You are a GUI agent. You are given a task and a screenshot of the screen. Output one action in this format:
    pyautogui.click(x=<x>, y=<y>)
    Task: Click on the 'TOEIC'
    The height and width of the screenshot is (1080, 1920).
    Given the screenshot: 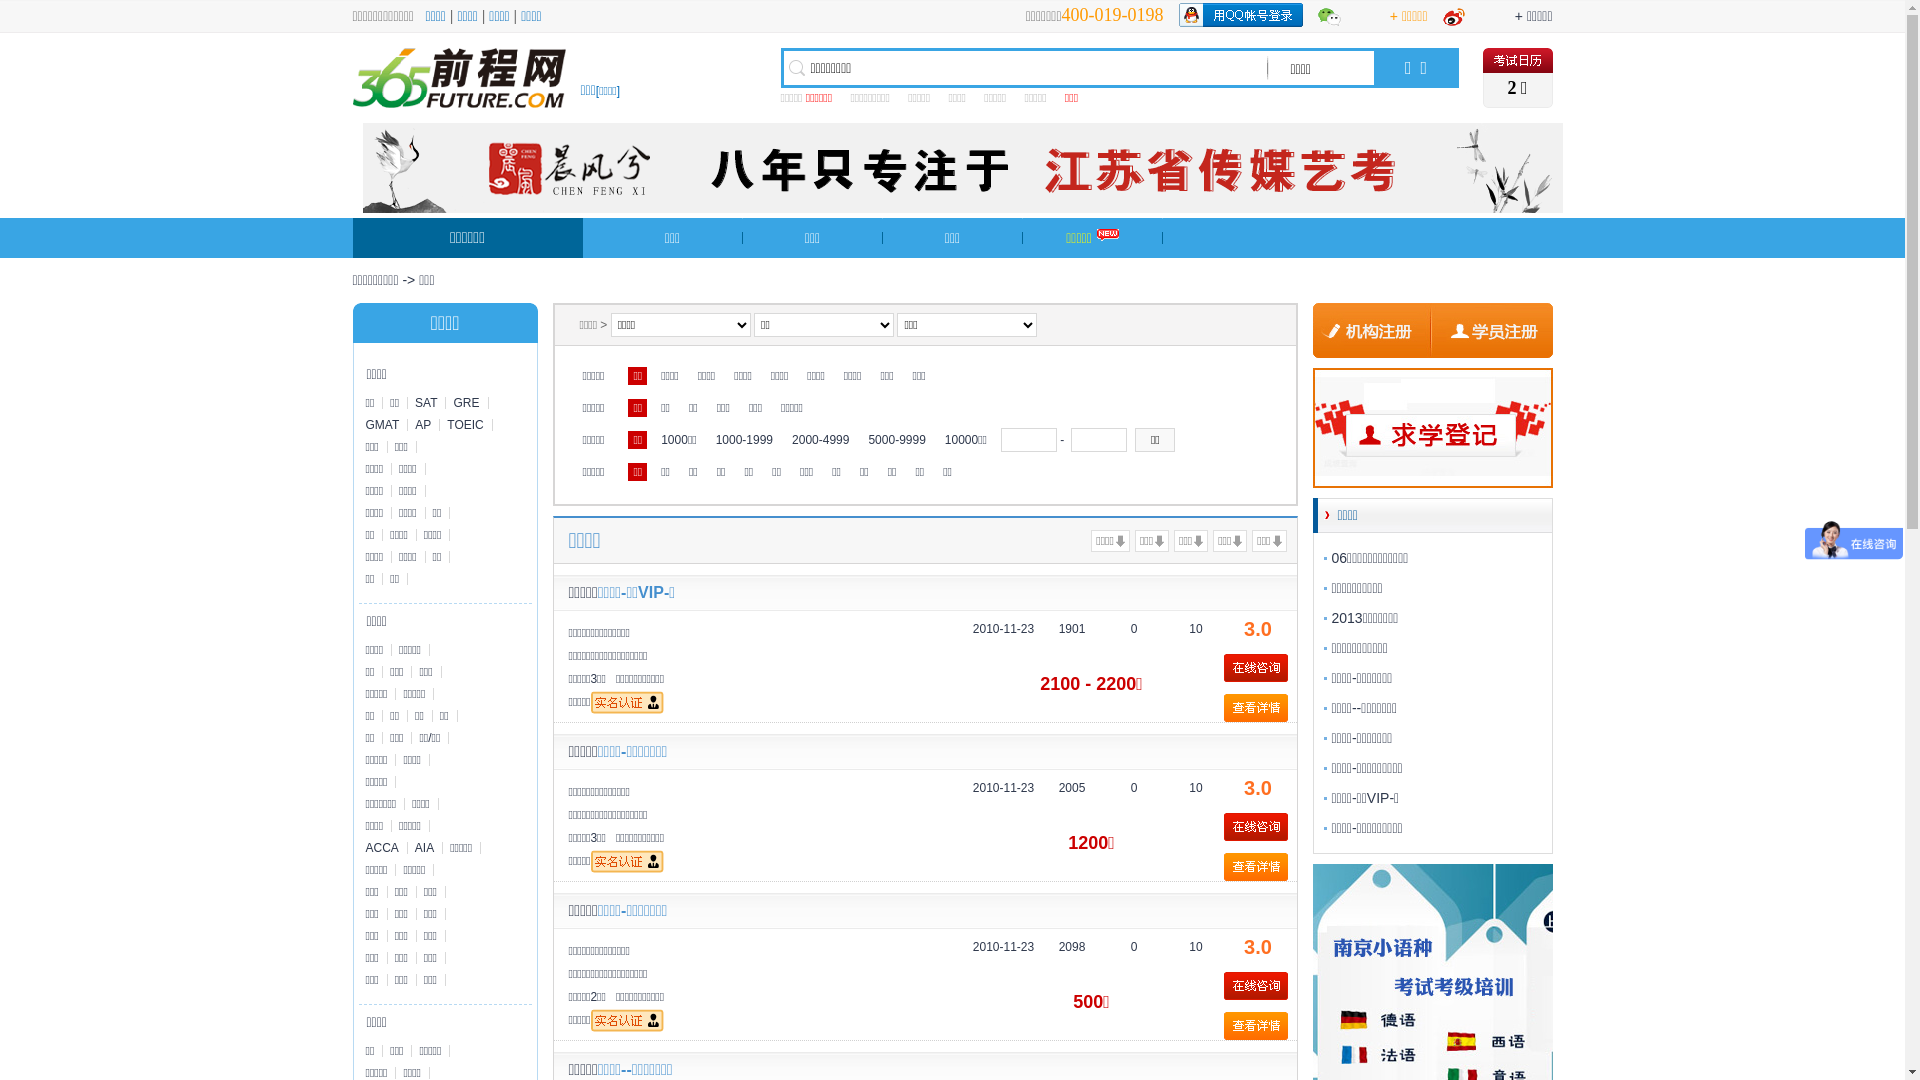 What is the action you would take?
    pyautogui.click(x=464, y=423)
    